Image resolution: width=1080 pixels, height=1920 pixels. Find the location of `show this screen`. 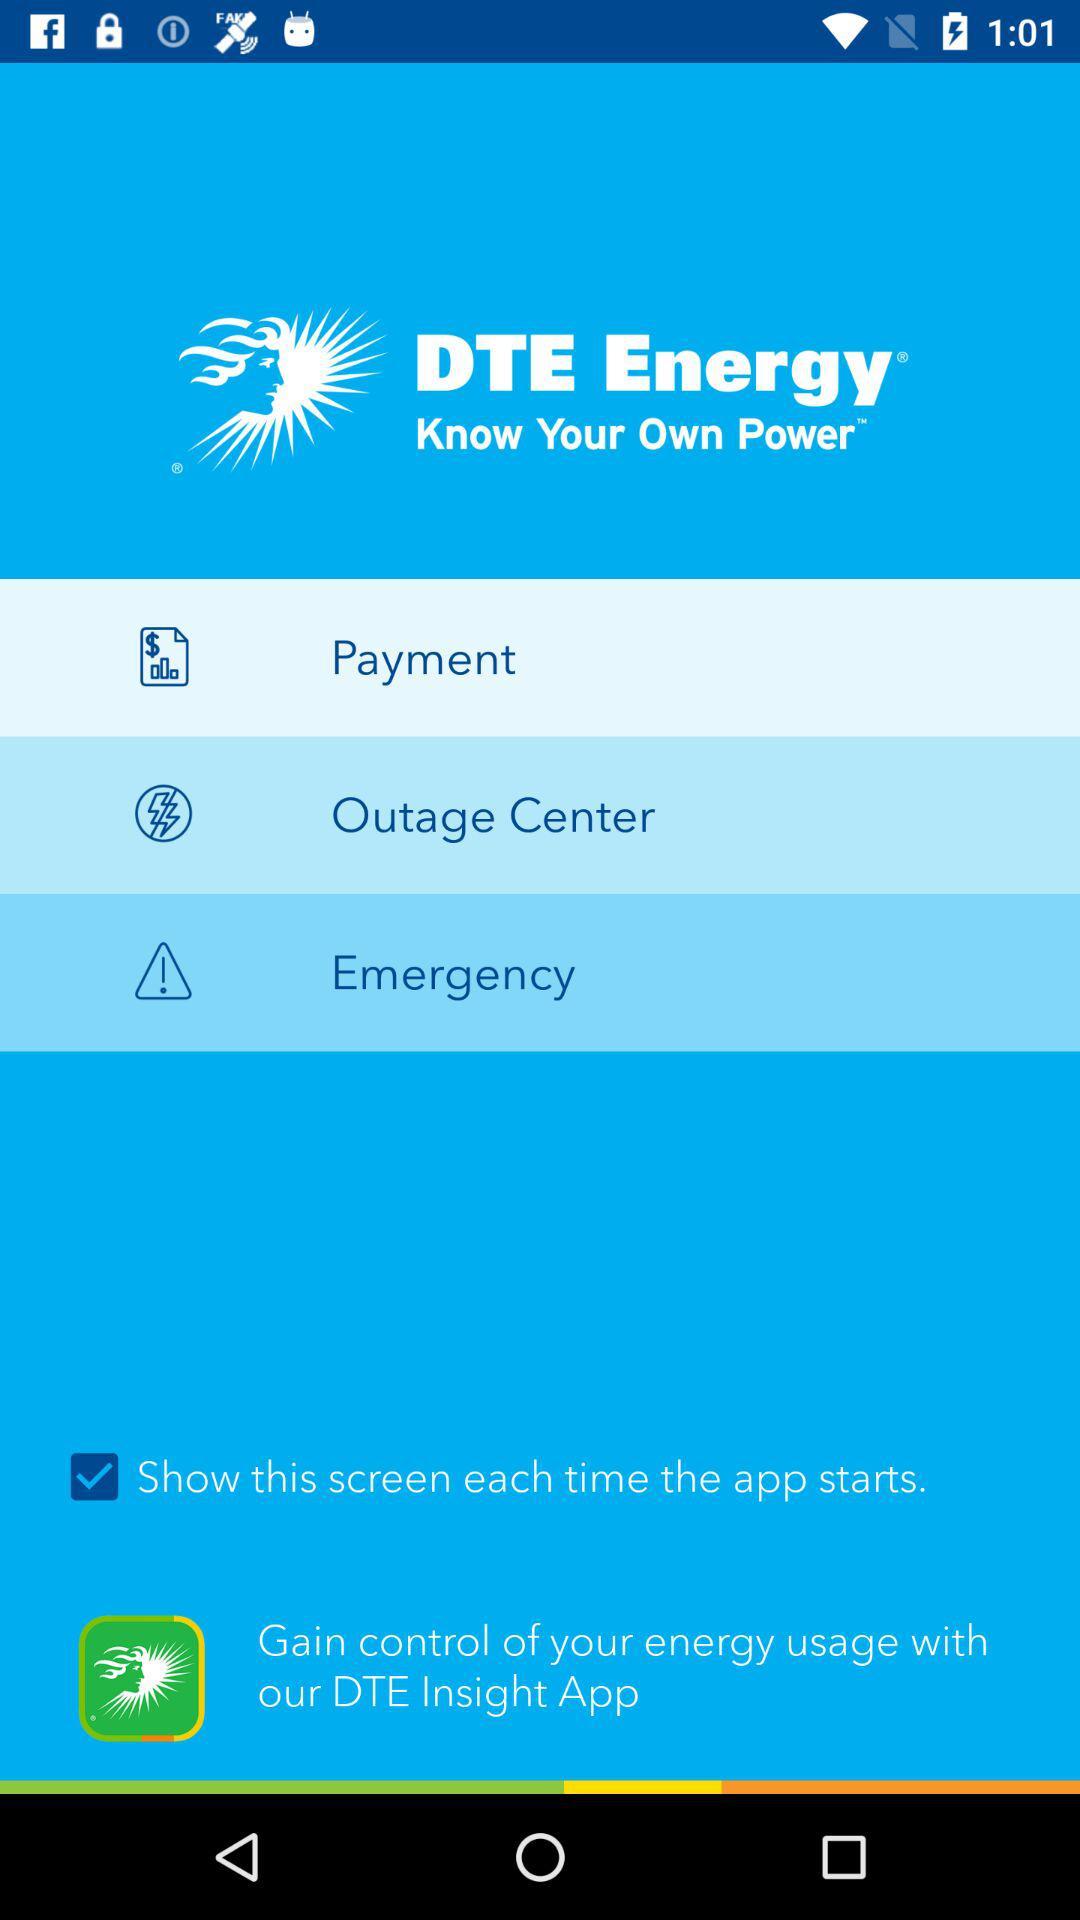

show this screen is located at coordinates (540, 1477).